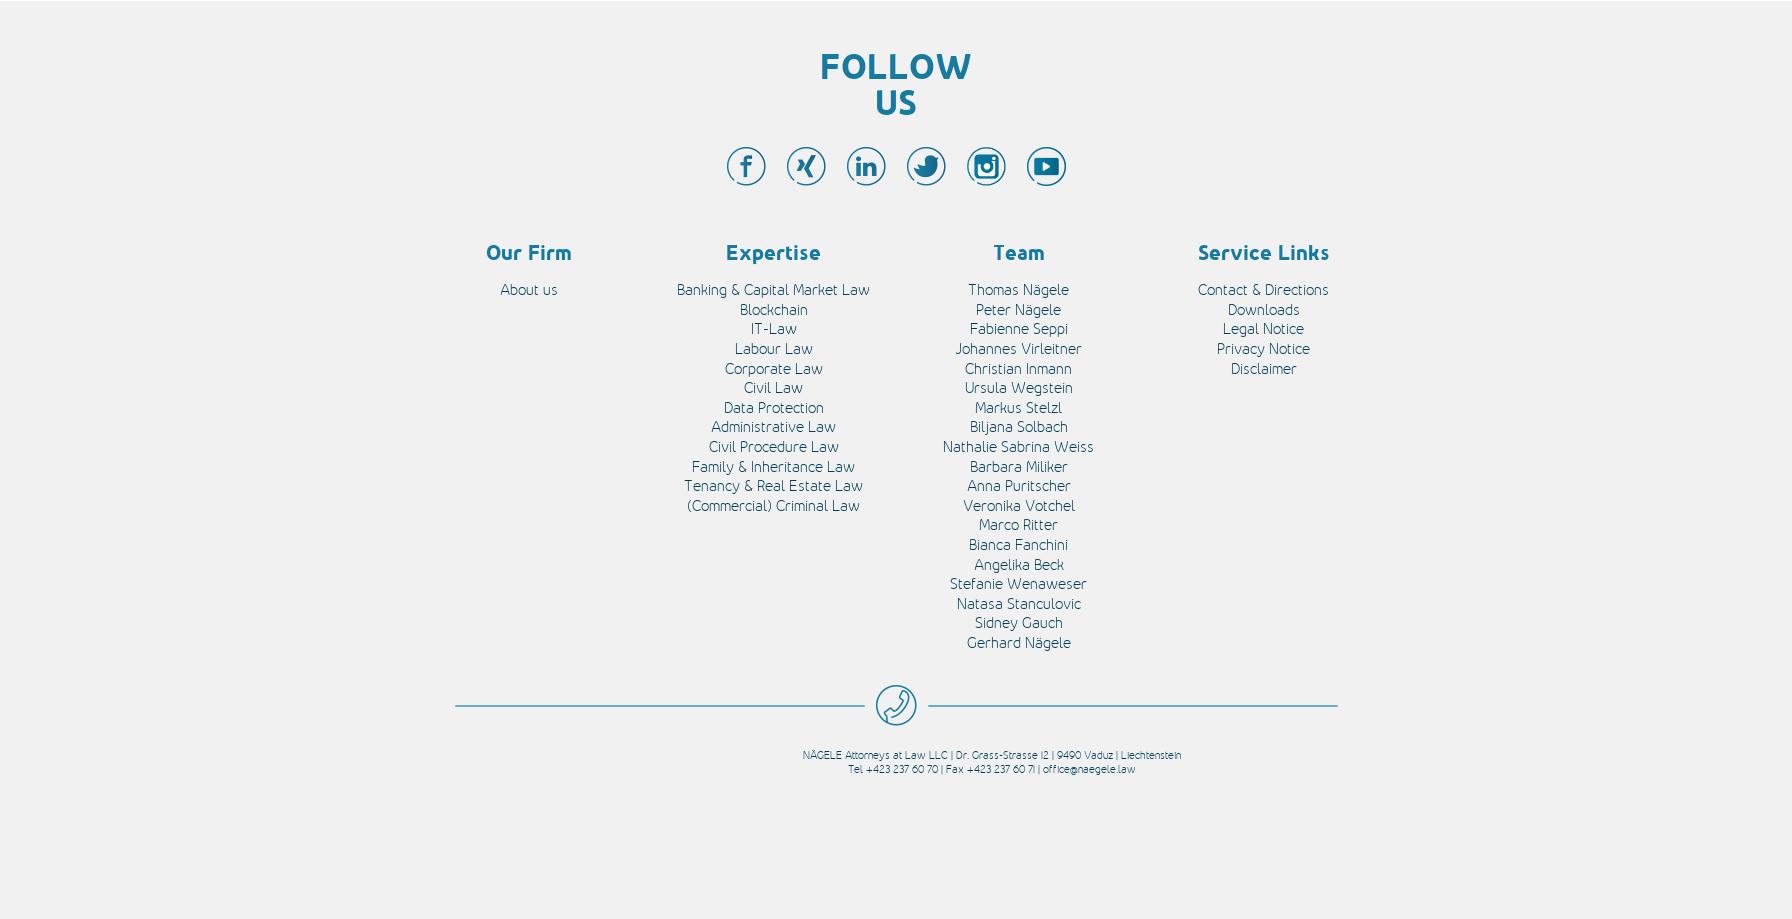 This screenshot has width=1792, height=919. Describe the element at coordinates (246, 157) in the screenshot. I see `'Facebook'` at that location.